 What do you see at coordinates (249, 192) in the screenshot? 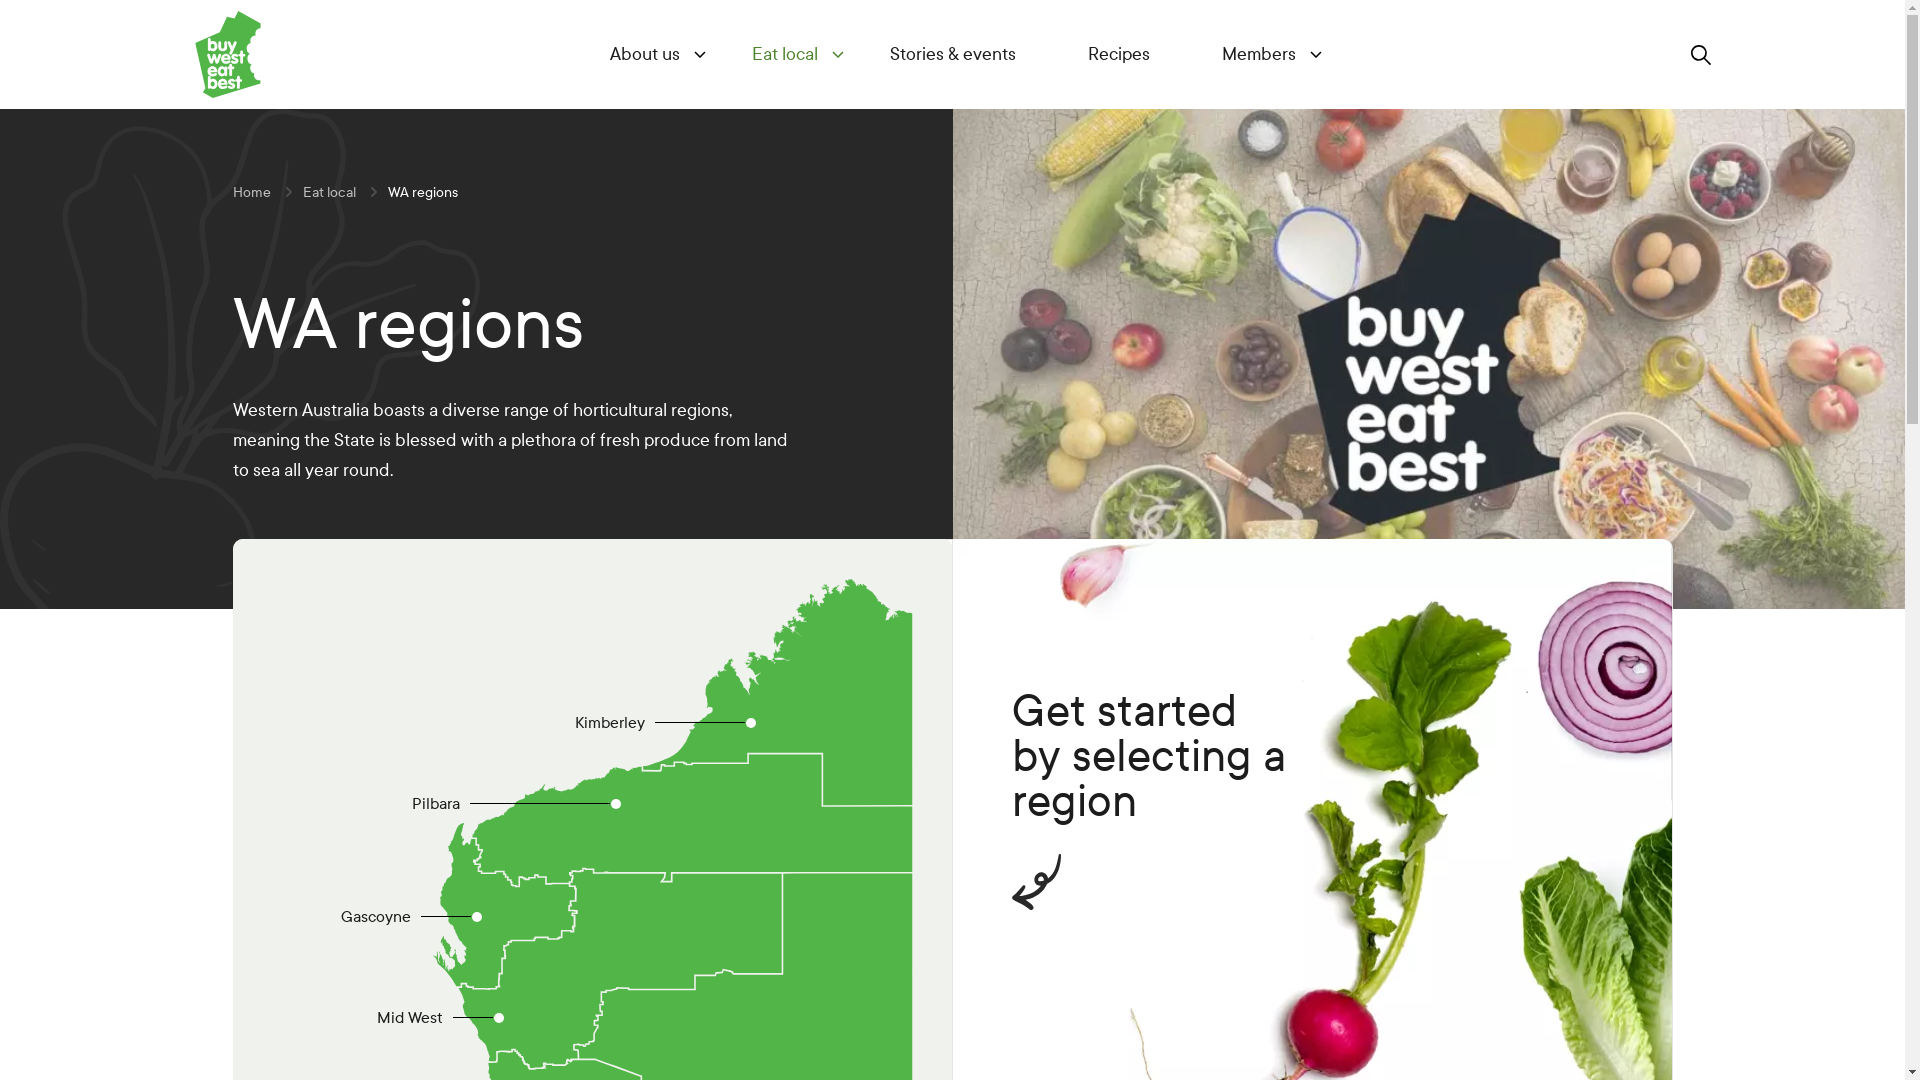
I see `'Home'` at bounding box center [249, 192].